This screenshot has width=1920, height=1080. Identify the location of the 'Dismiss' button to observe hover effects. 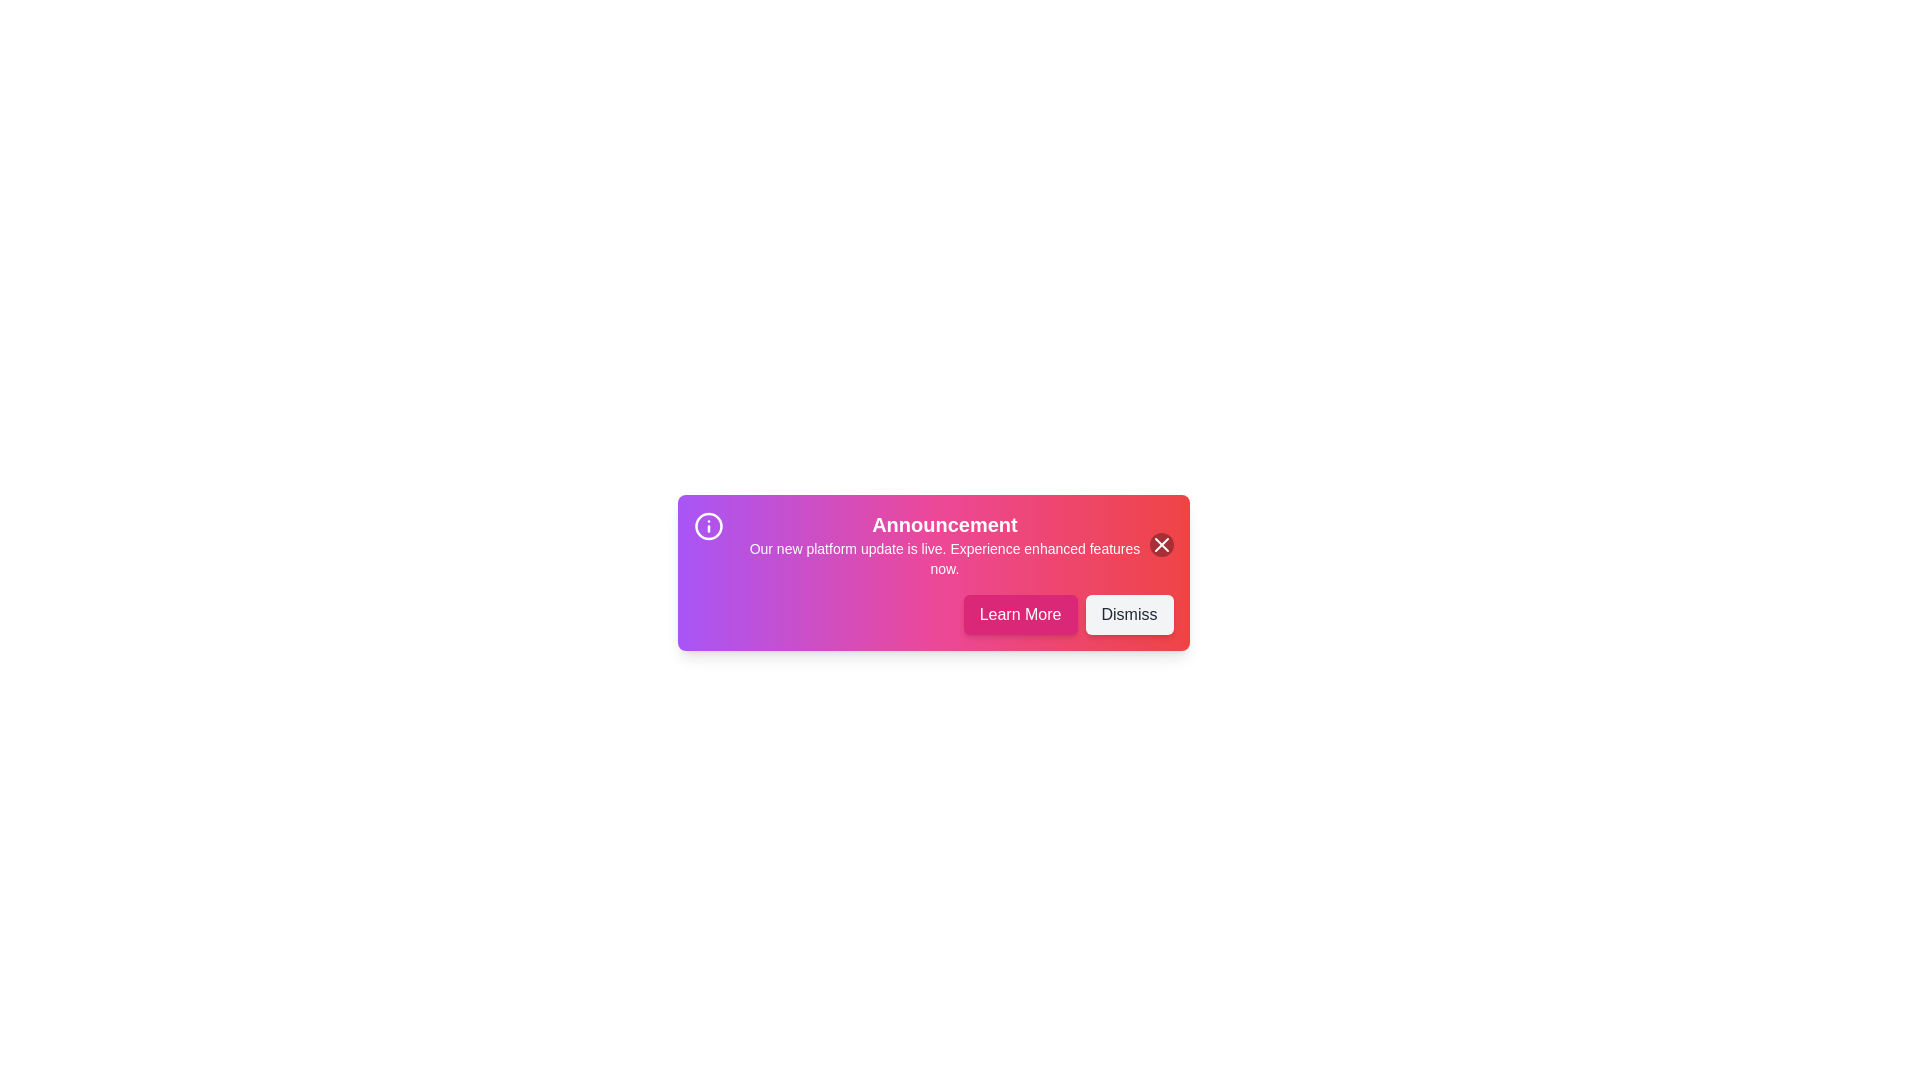
(1129, 613).